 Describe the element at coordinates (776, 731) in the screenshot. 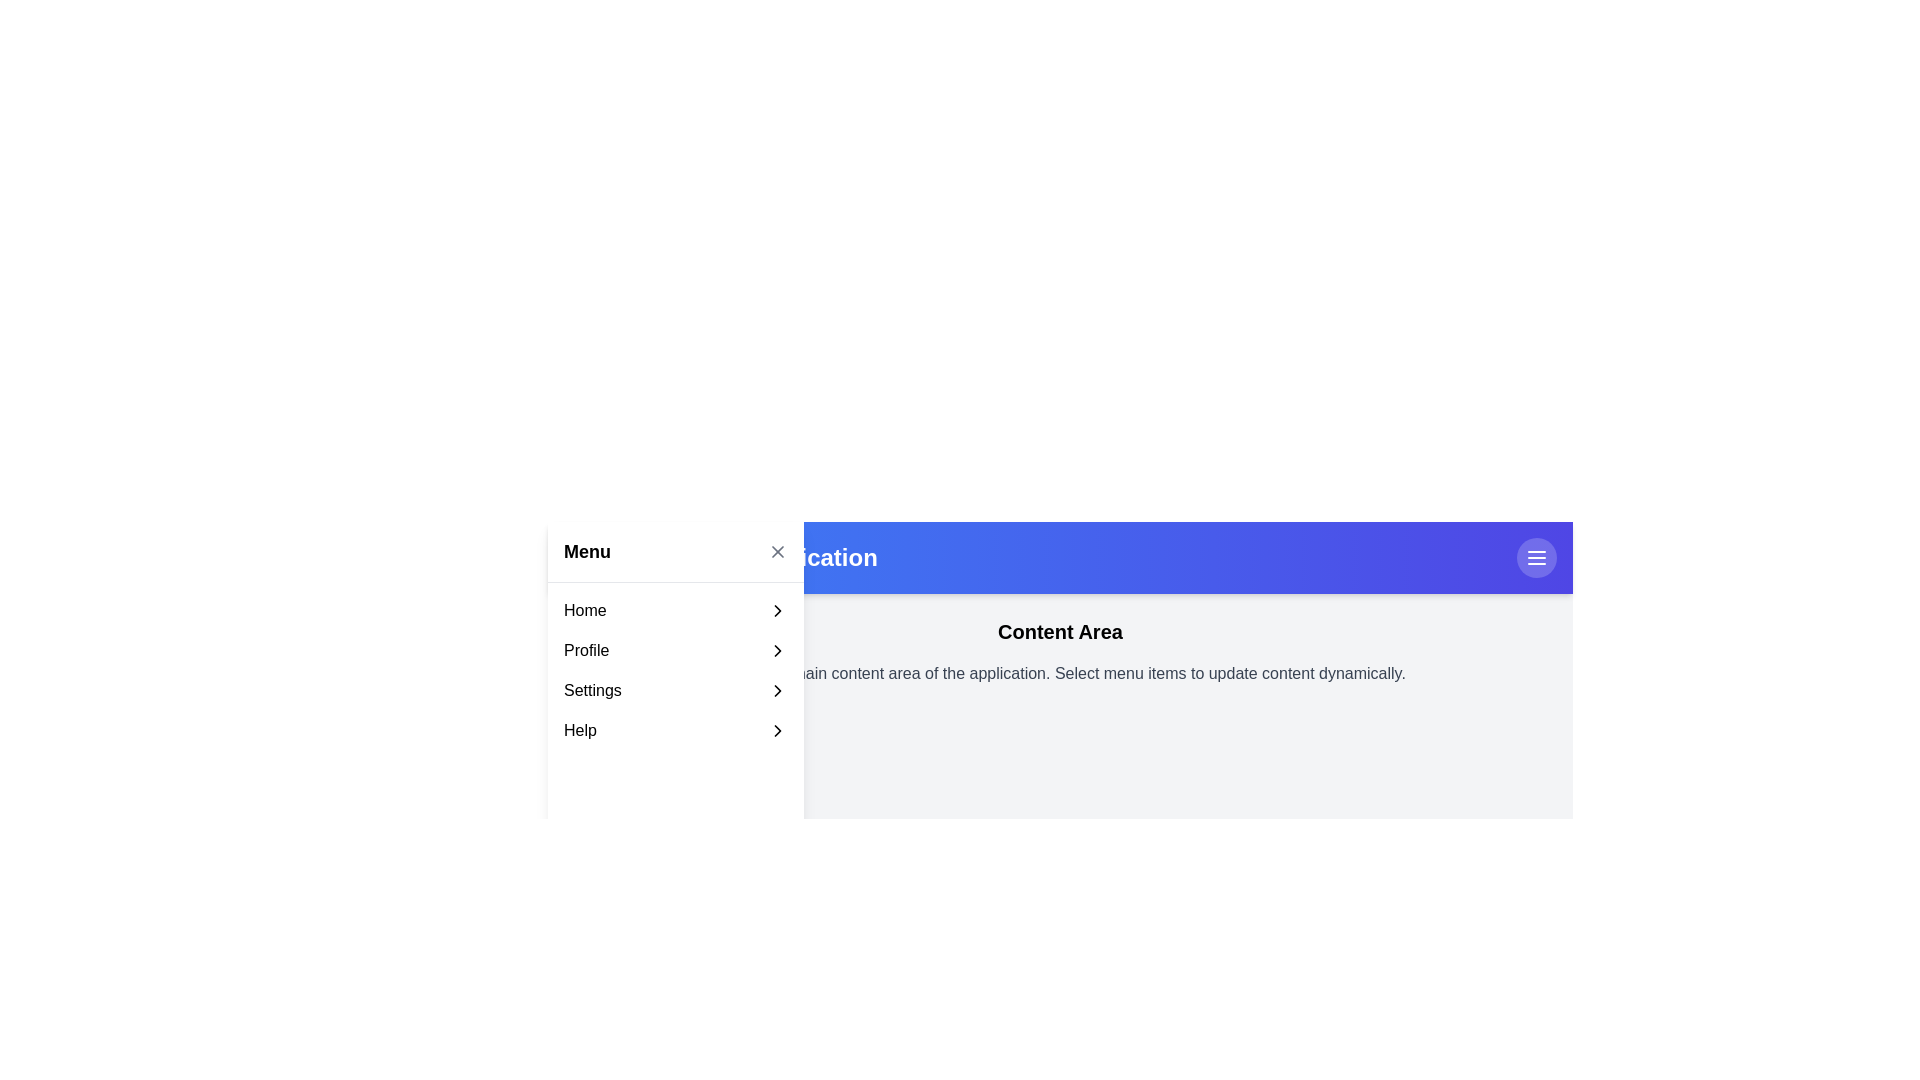

I see `the right-pointing chevron icon located at the far-right end of the 'Help' menu item in the sidebar menu` at that location.